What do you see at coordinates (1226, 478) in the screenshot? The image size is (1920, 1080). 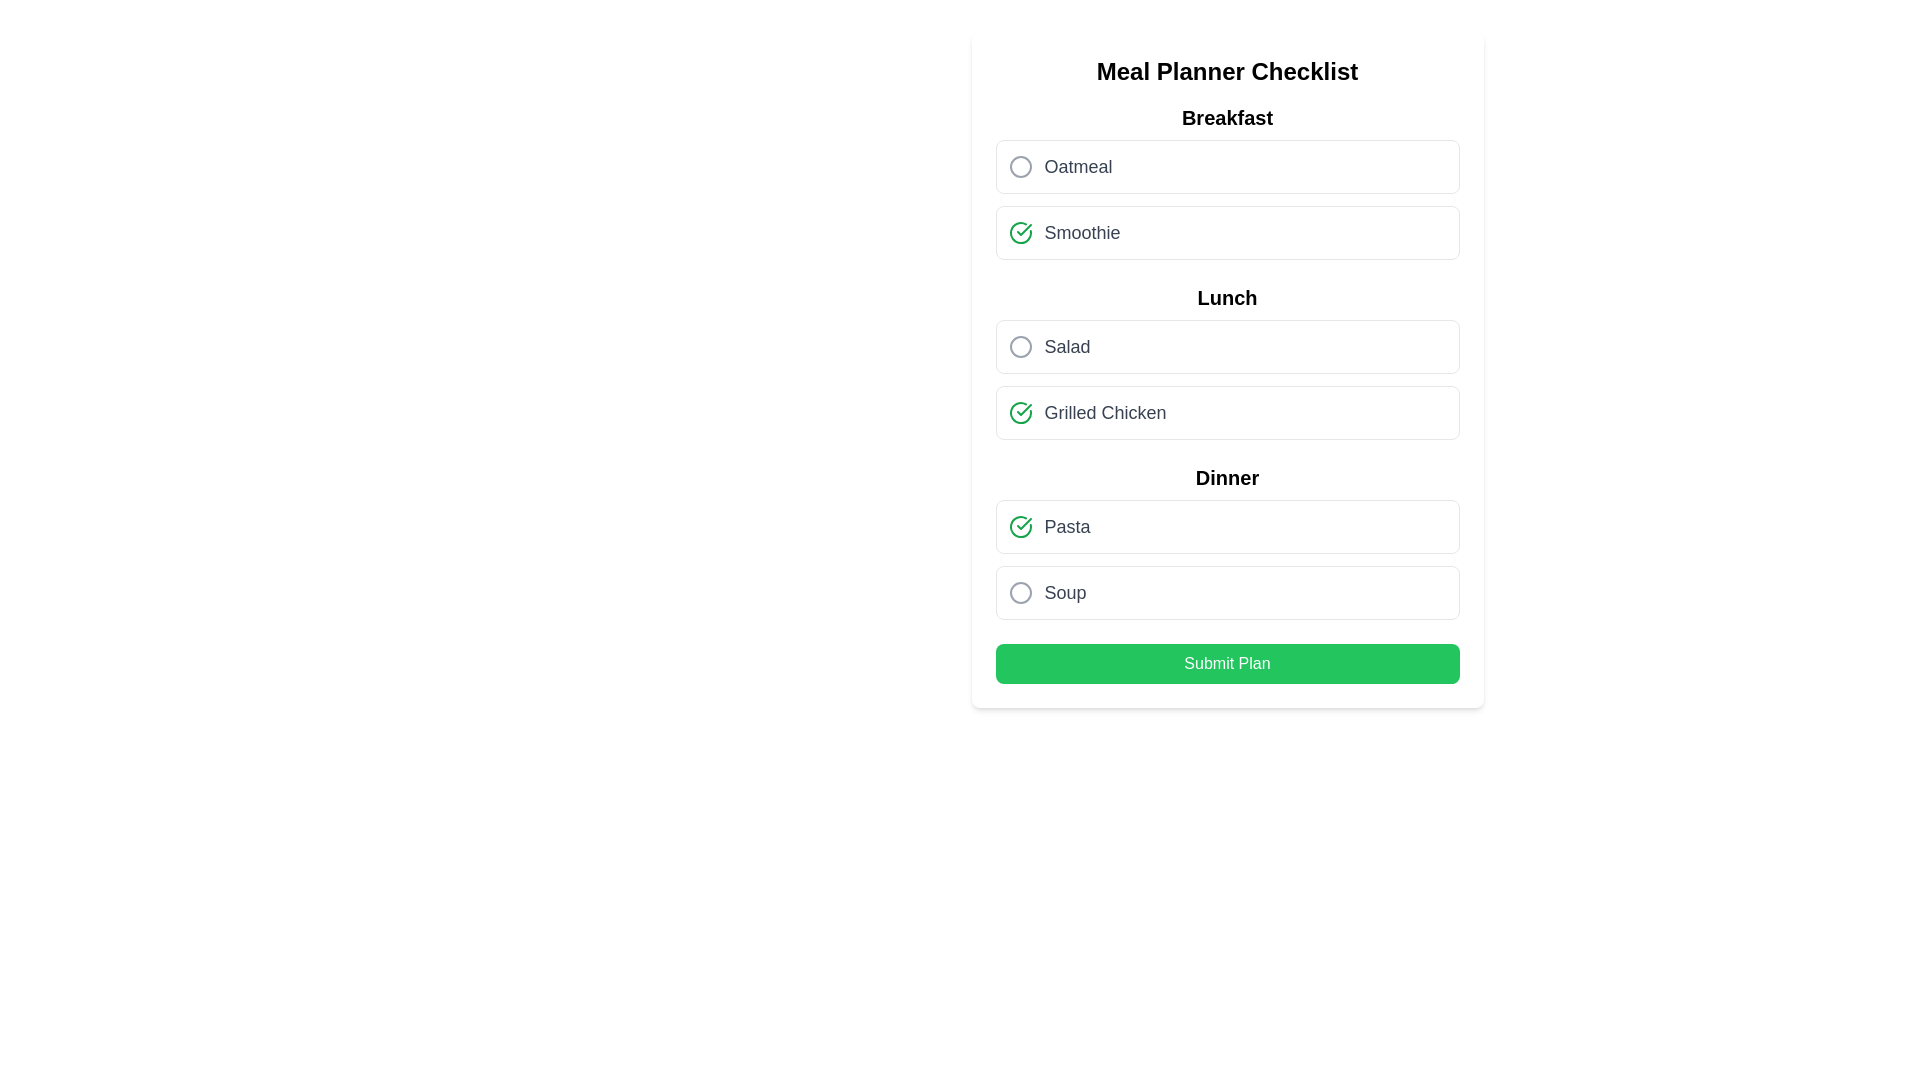 I see `the static text label that reads 'Dinner', which is centrally aligned above the meal options in the selection interface` at bounding box center [1226, 478].